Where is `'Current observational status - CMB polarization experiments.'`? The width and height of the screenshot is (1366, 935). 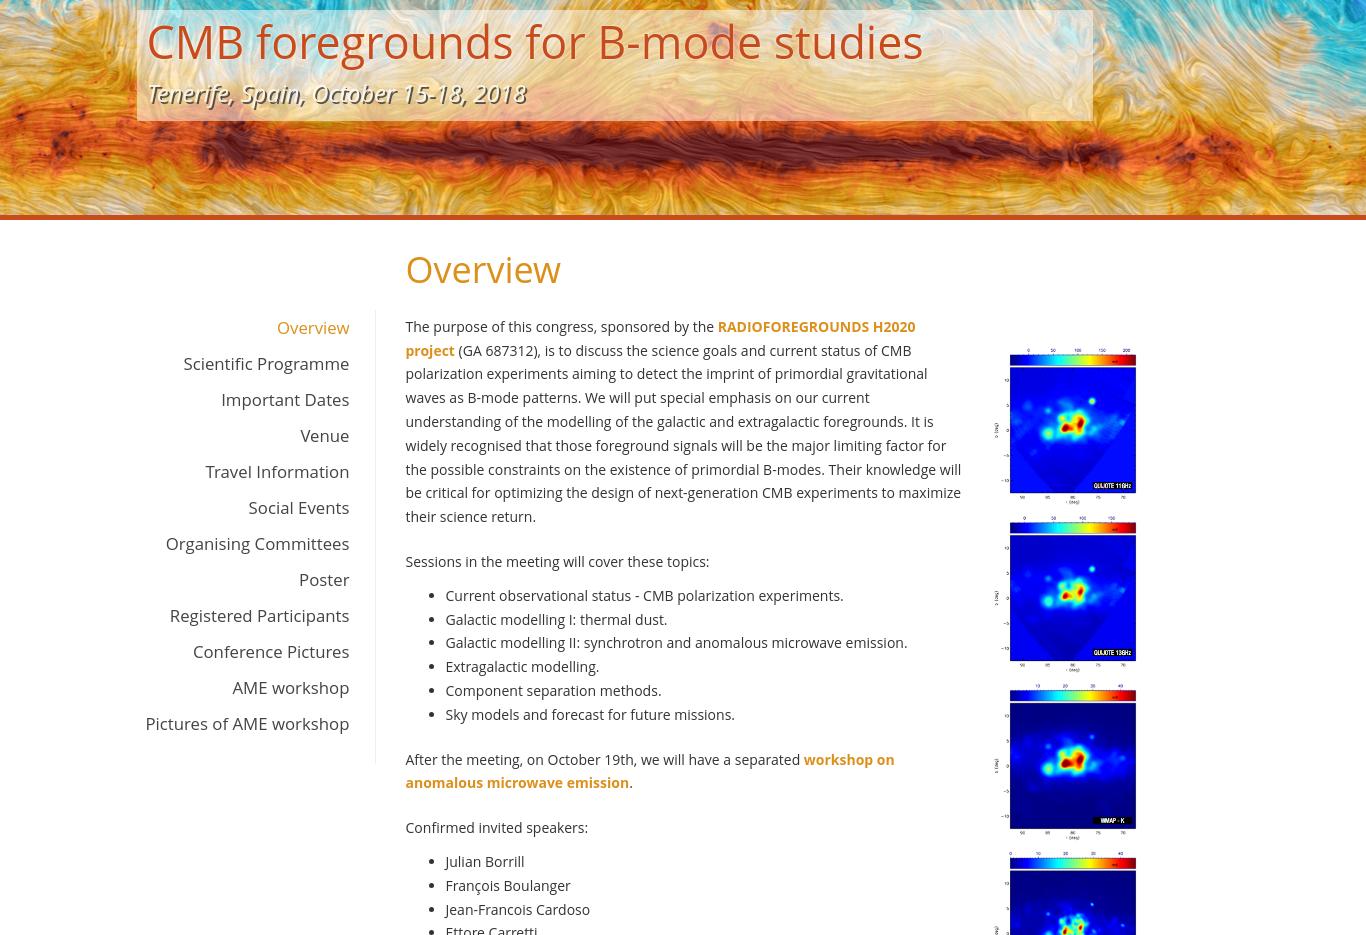
'Current observational status - CMB polarization experiments.' is located at coordinates (642, 594).